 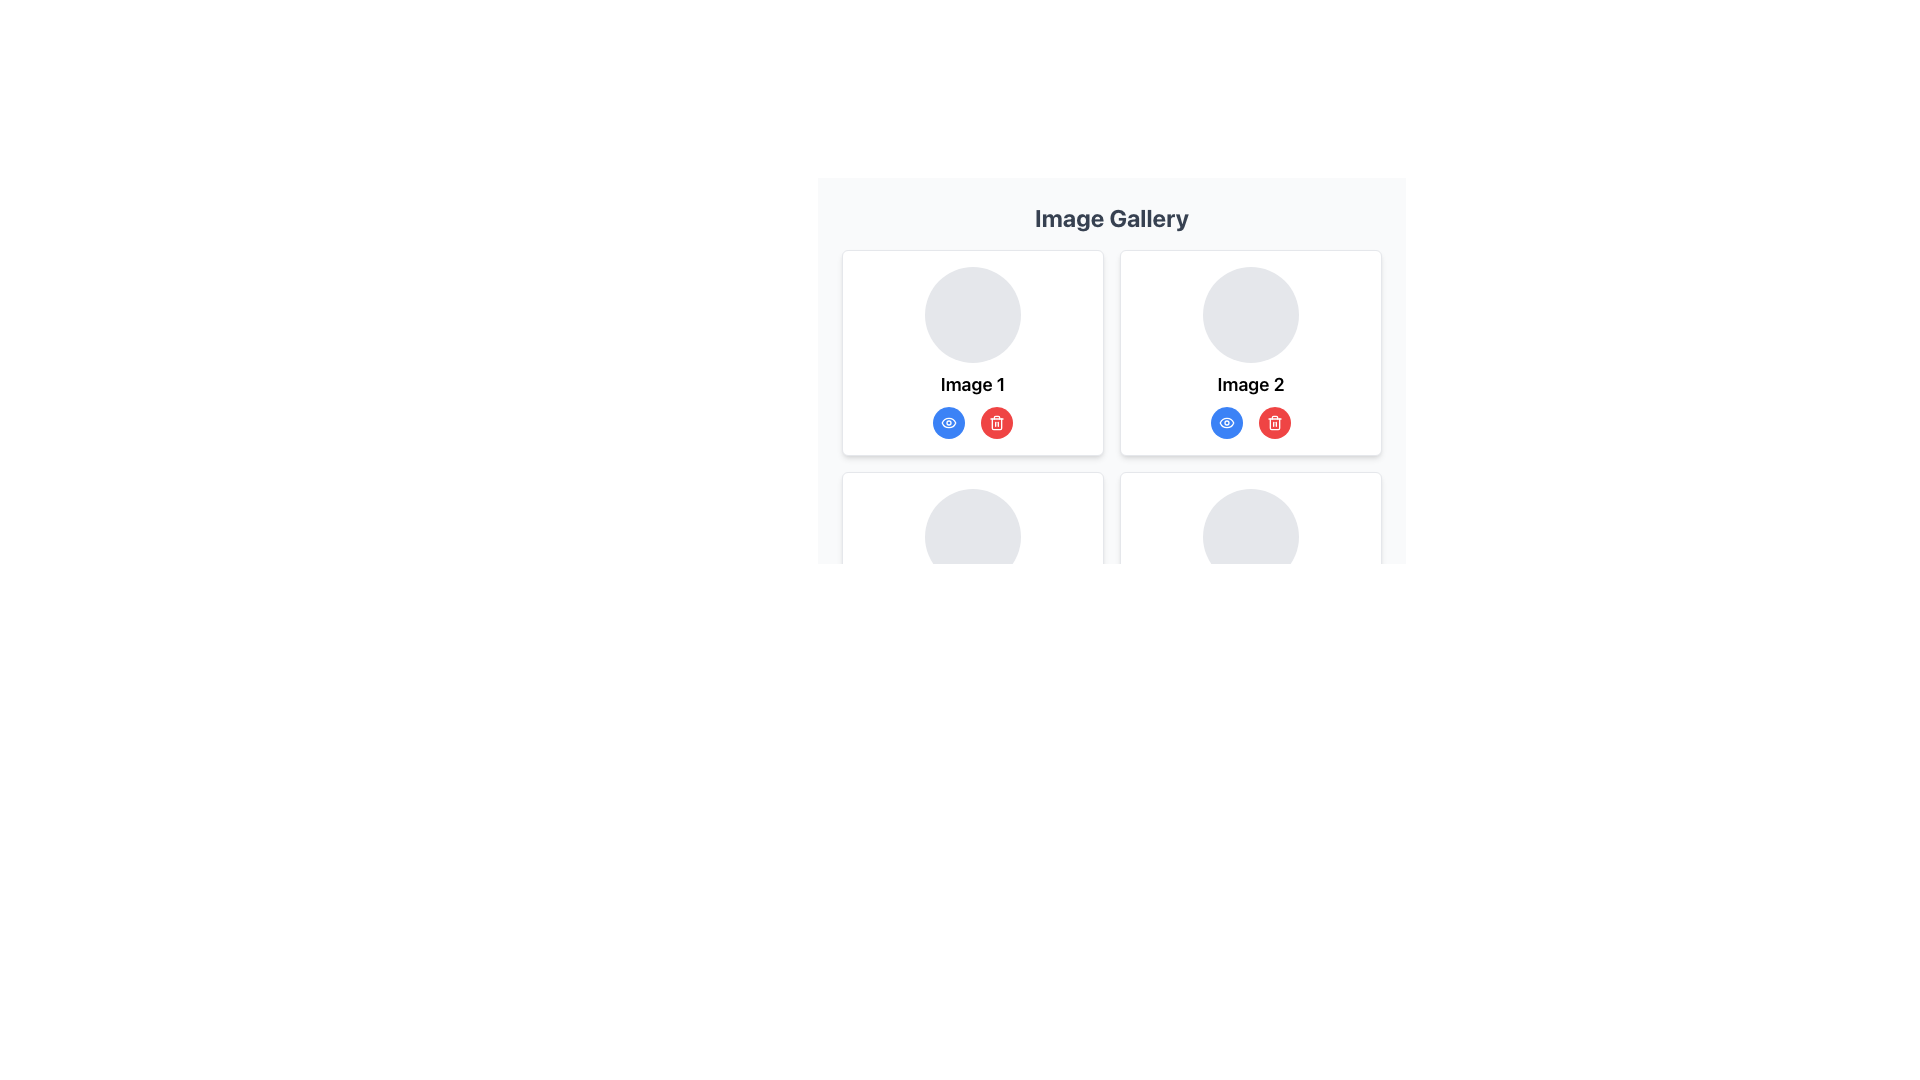 I want to click on the eye icon within its rounded button, so click(x=948, y=422).